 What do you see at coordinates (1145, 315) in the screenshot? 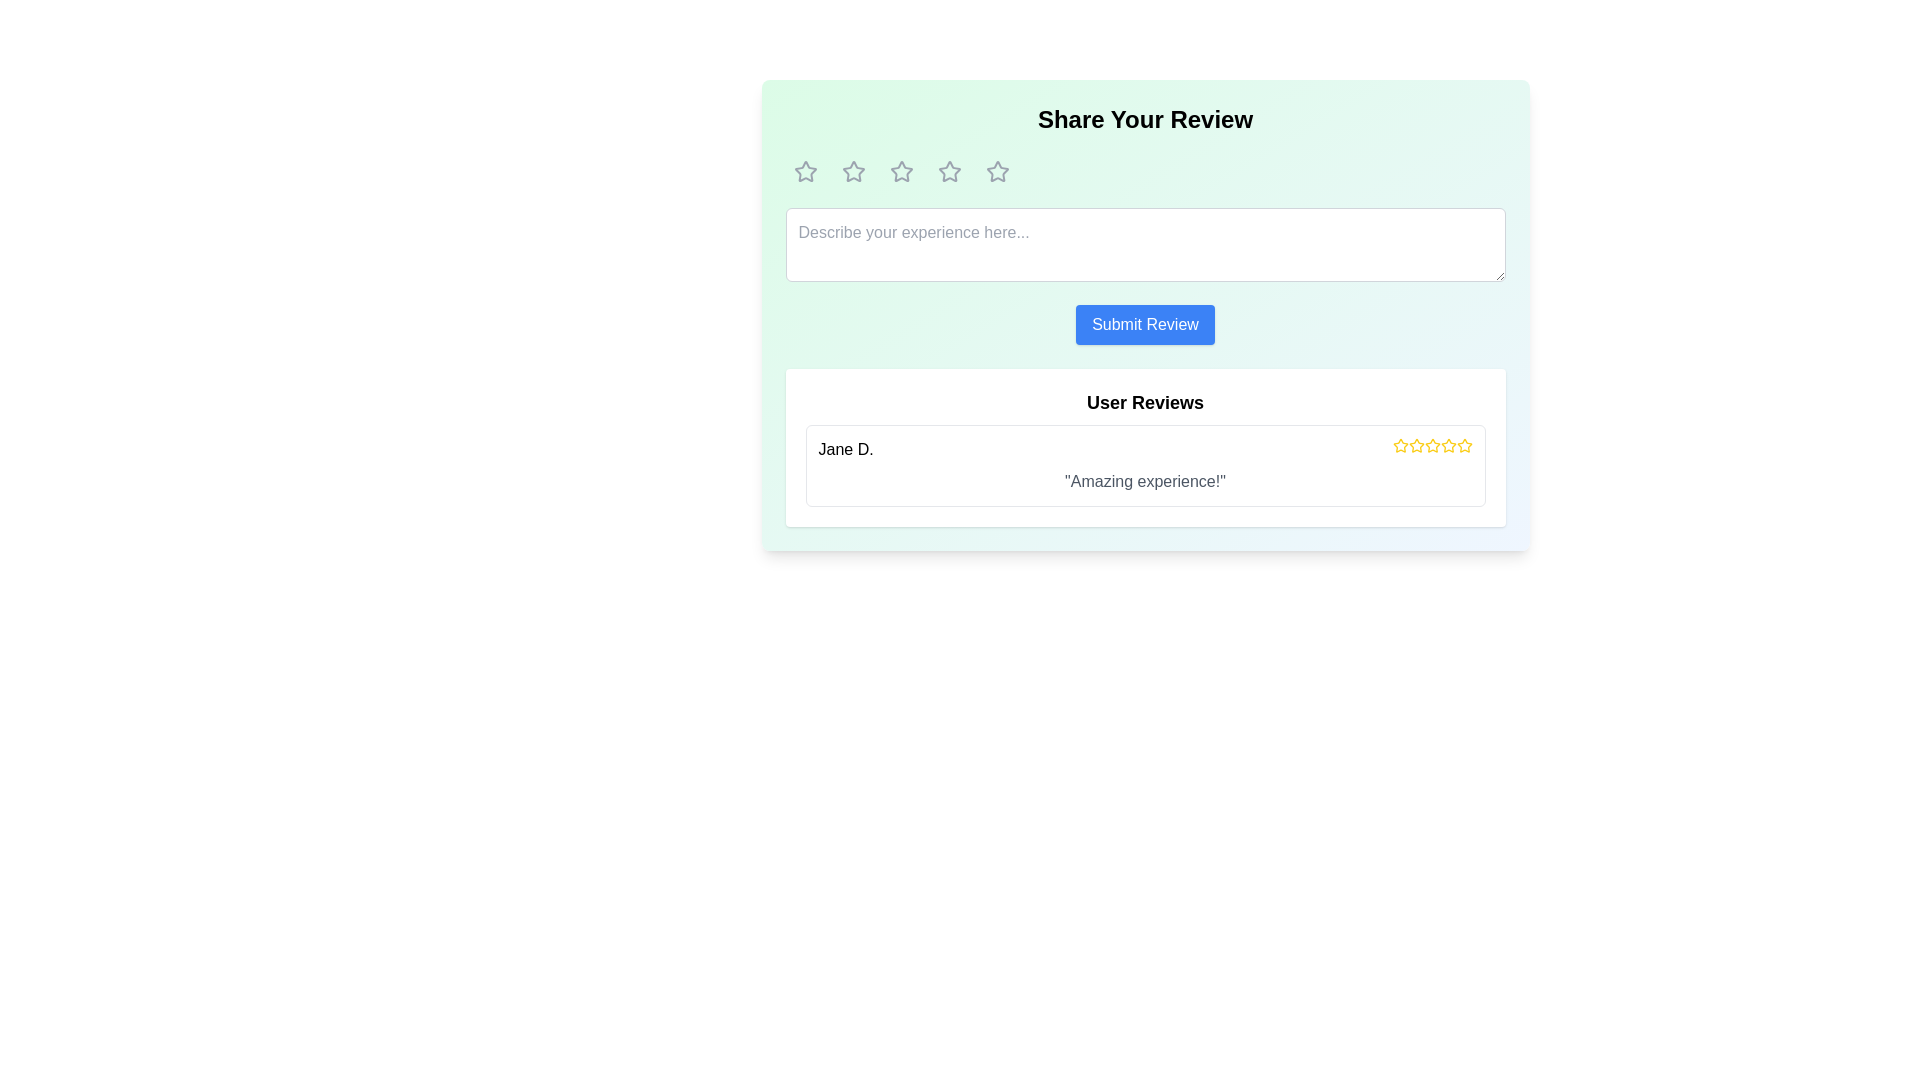
I see `the 'Submit Review' button` at bounding box center [1145, 315].